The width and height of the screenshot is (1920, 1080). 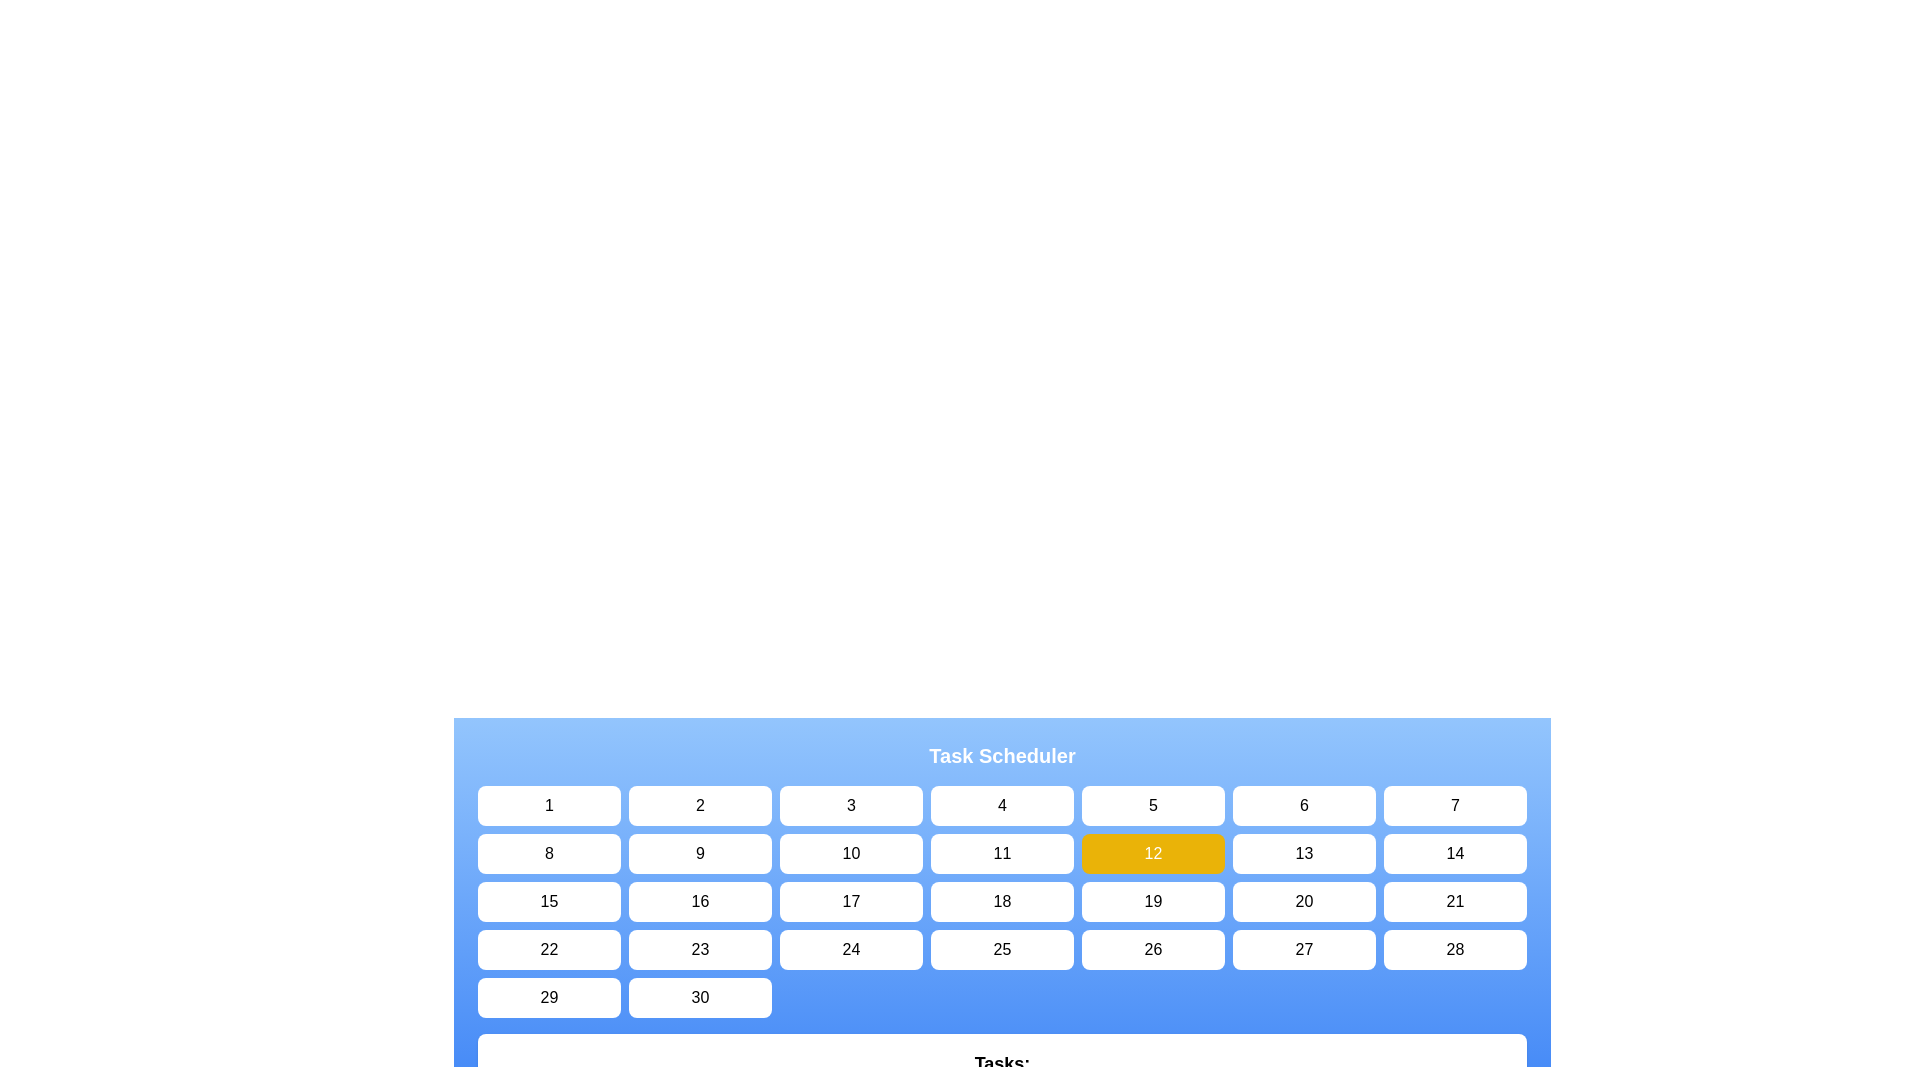 I want to click on the rounded rectangular button displaying the number '8' for reordering or selection, so click(x=549, y=853).